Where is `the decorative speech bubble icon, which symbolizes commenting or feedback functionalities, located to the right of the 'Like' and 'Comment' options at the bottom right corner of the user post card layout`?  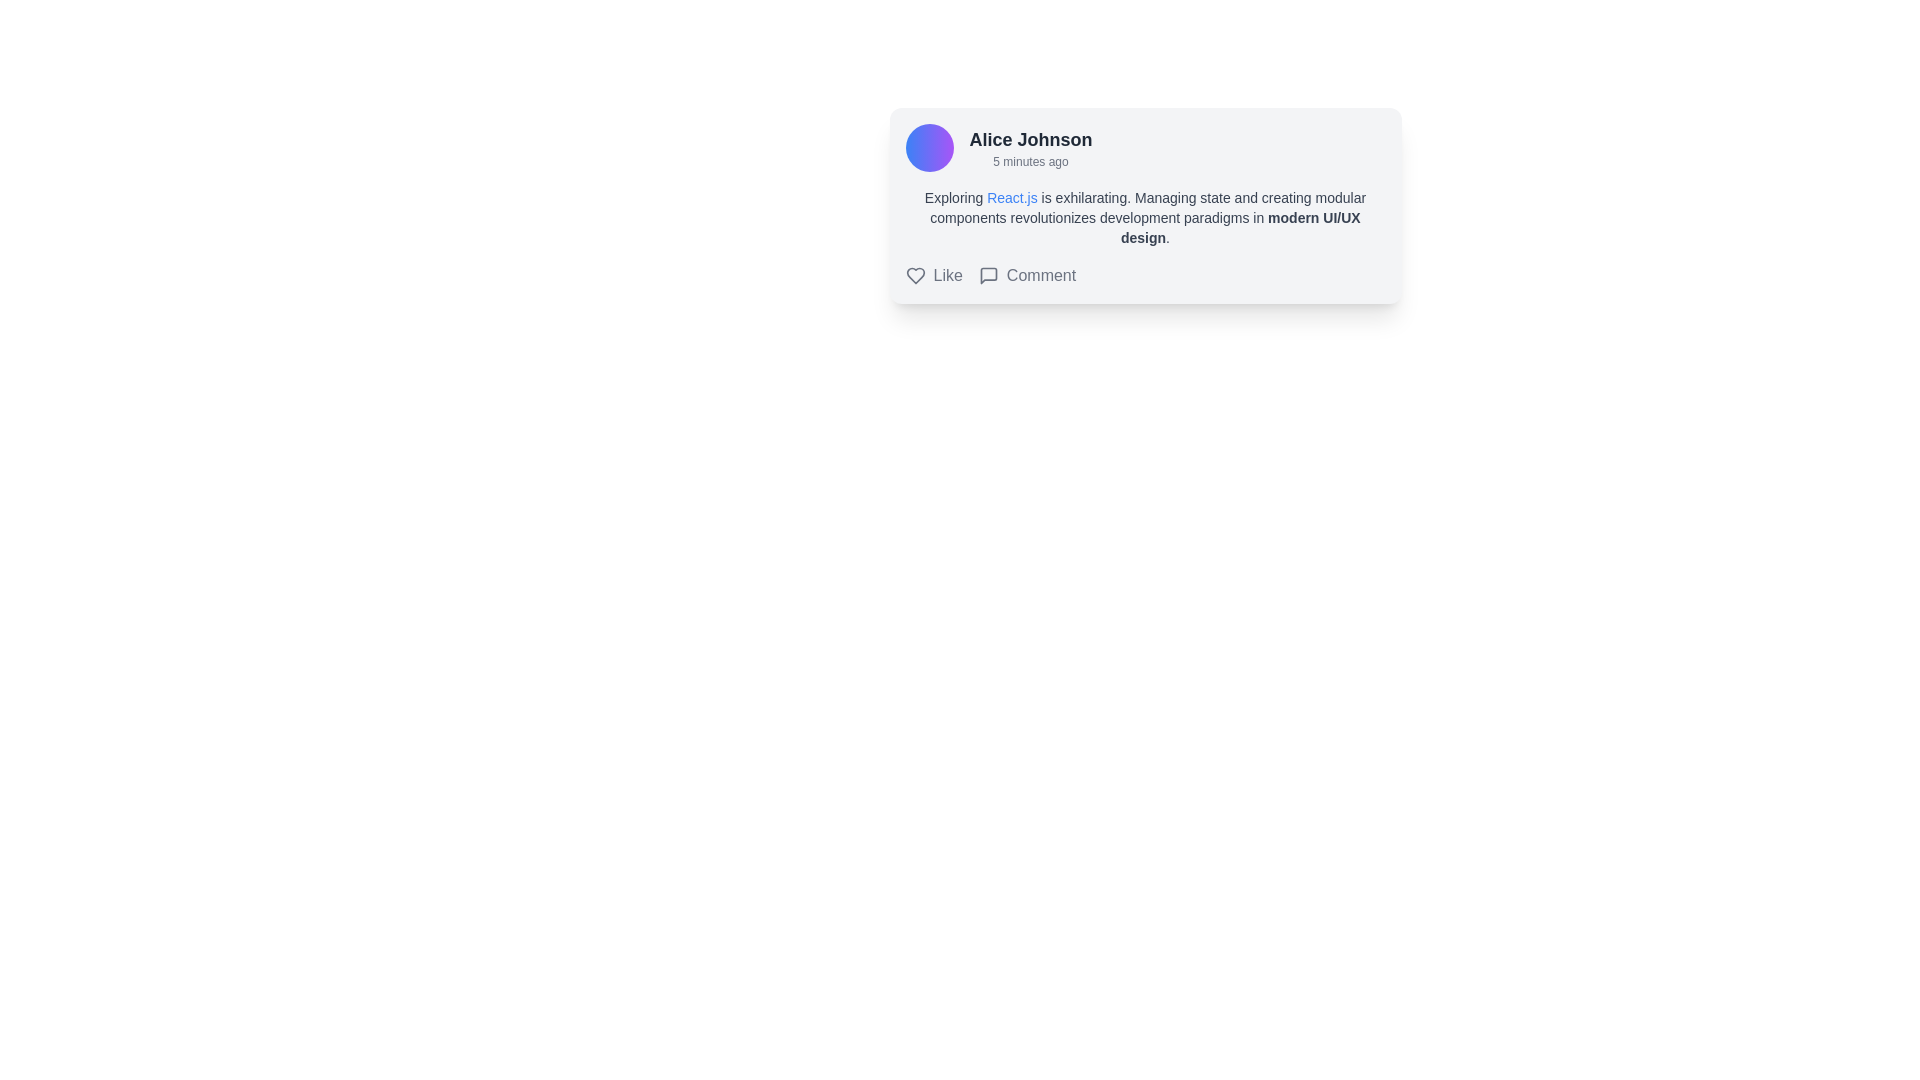 the decorative speech bubble icon, which symbolizes commenting or feedback functionalities, located to the right of the 'Like' and 'Comment' options at the bottom right corner of the user post card layout is located at coordinates (988, 276).